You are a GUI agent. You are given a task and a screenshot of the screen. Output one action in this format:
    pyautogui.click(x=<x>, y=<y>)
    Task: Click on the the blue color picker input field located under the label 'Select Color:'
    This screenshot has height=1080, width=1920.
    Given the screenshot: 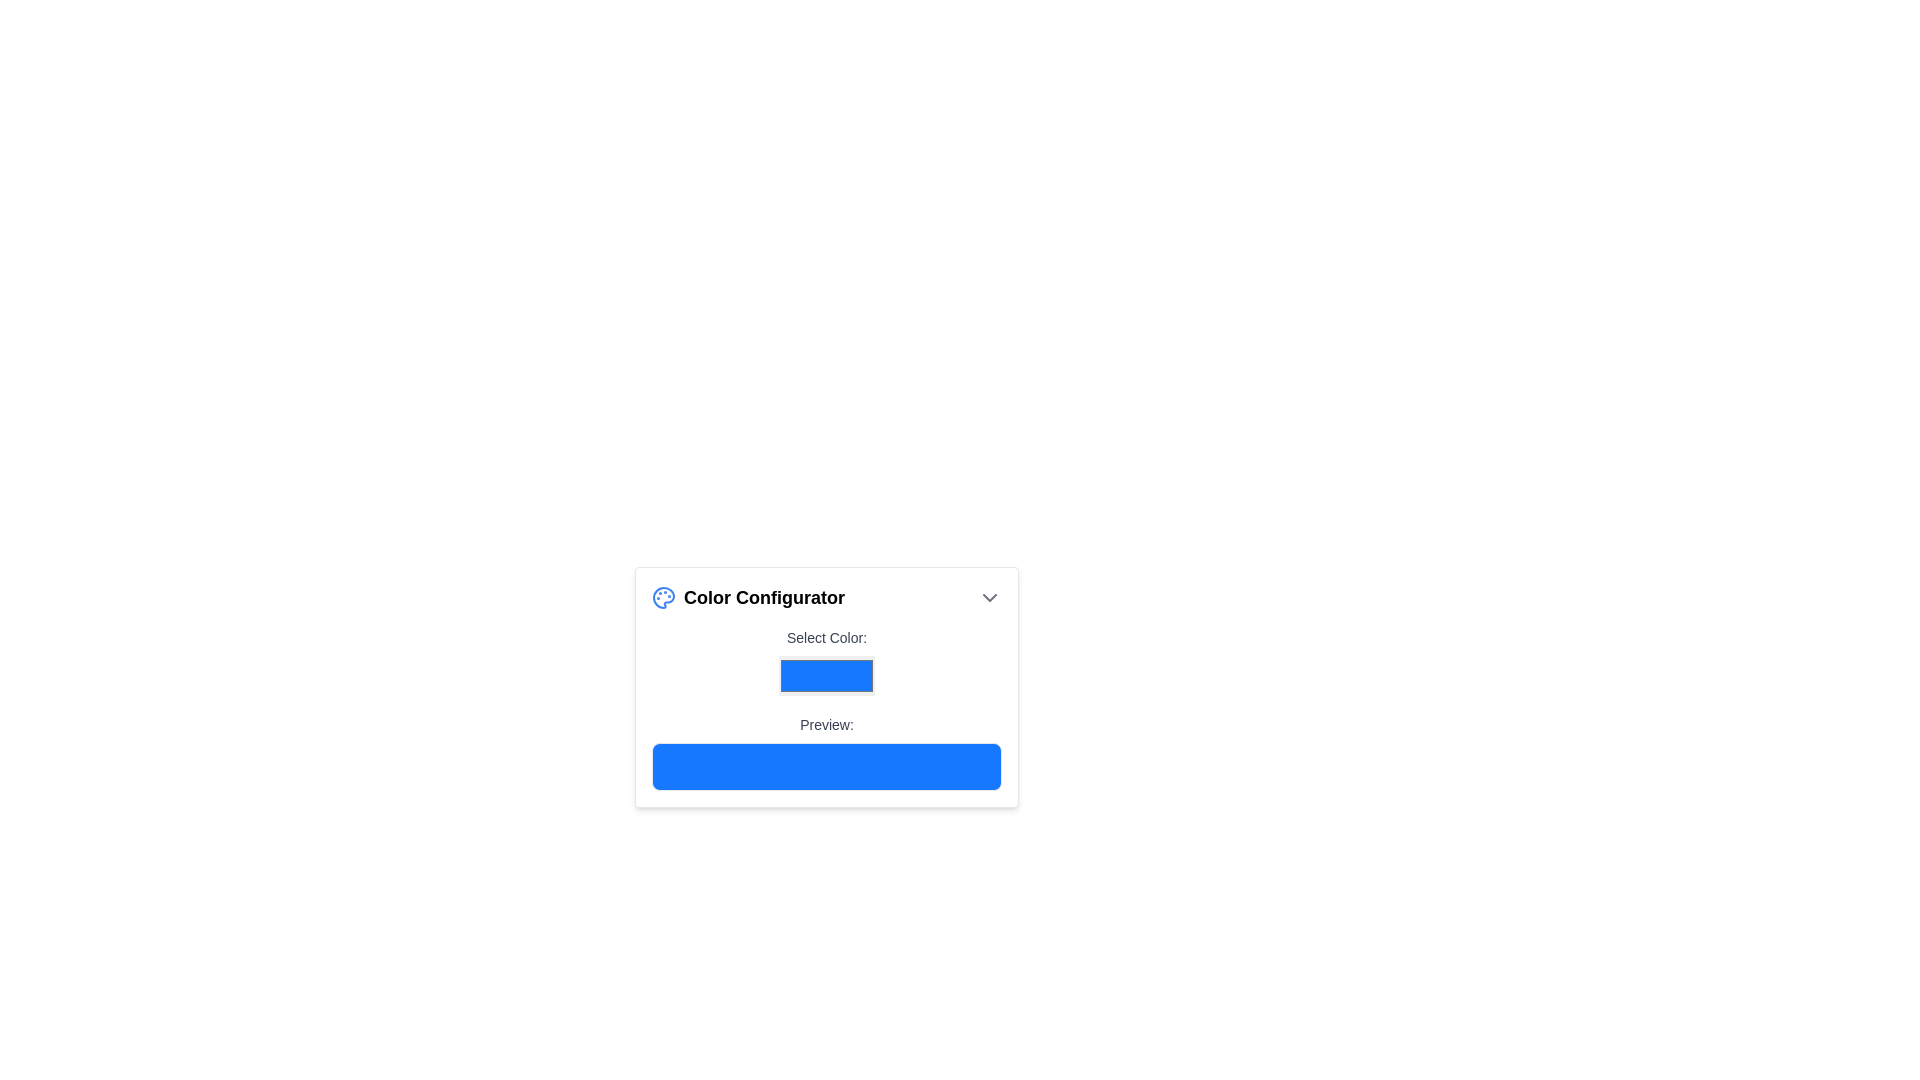 What is the action you would take?
    pyautogui.click(x=826, y=663)
    